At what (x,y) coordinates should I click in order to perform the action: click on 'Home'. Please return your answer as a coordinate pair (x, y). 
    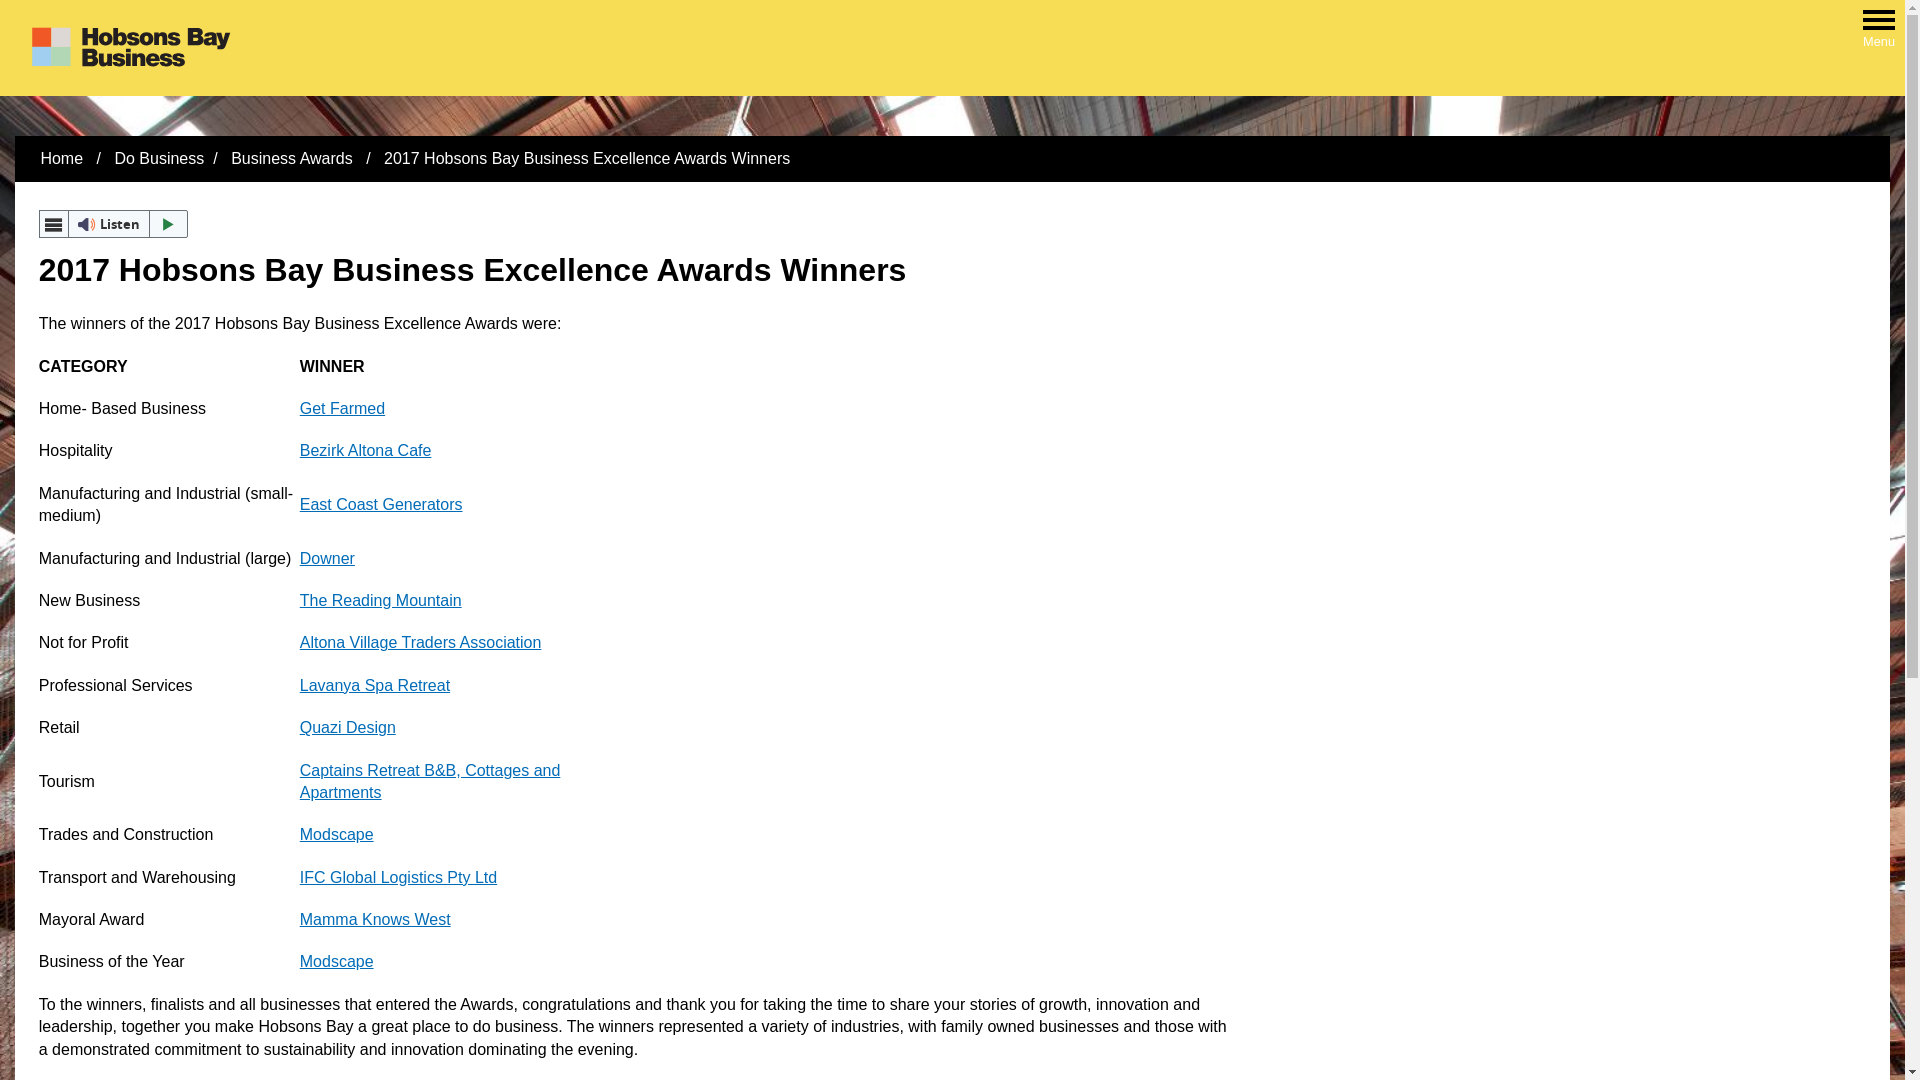
    Looking at the image, I should click on (39, 157).